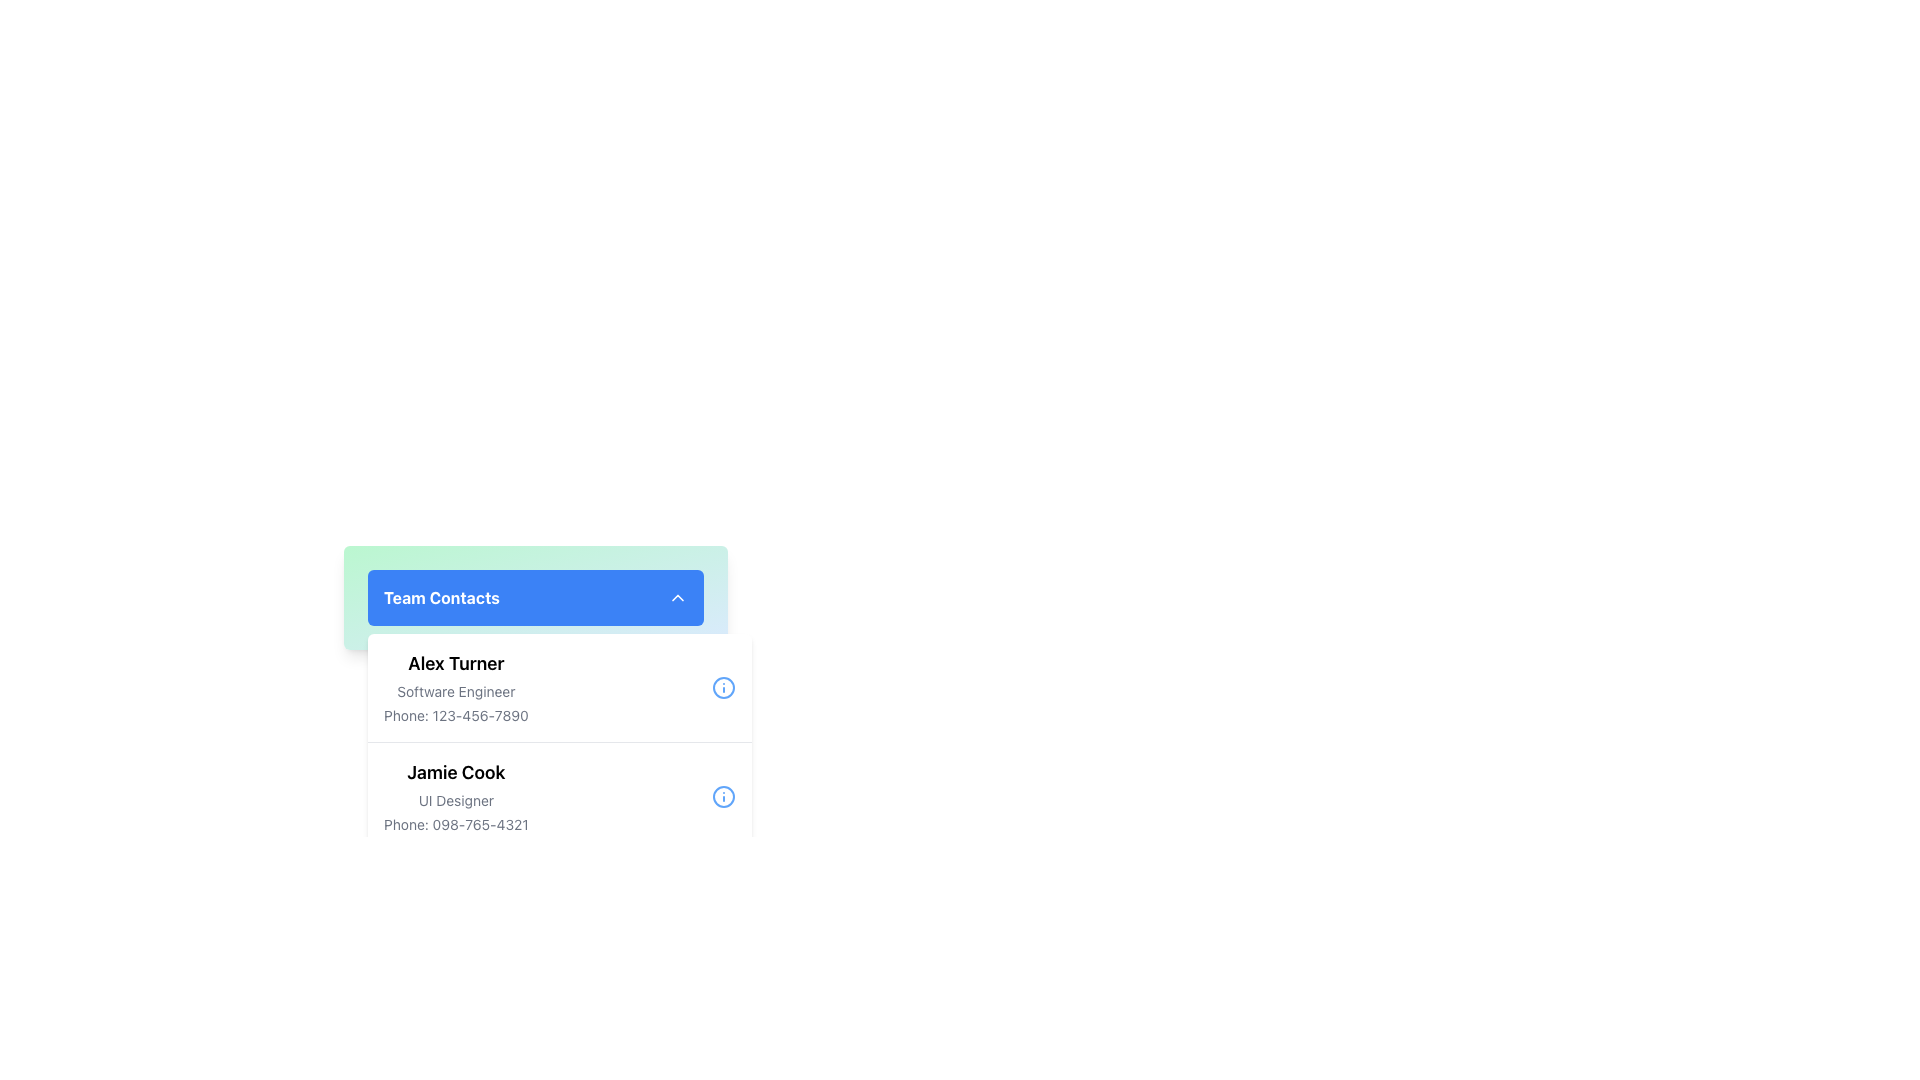 Image resolution: width=1920 pixels, height=1080 pixels. Describe the element at coordinates (677, 596) in the screenshot. I see `the upward-facing chevron icon, which is white on a blue background, located at the far right of the 'Team Contacts' header` at that location.